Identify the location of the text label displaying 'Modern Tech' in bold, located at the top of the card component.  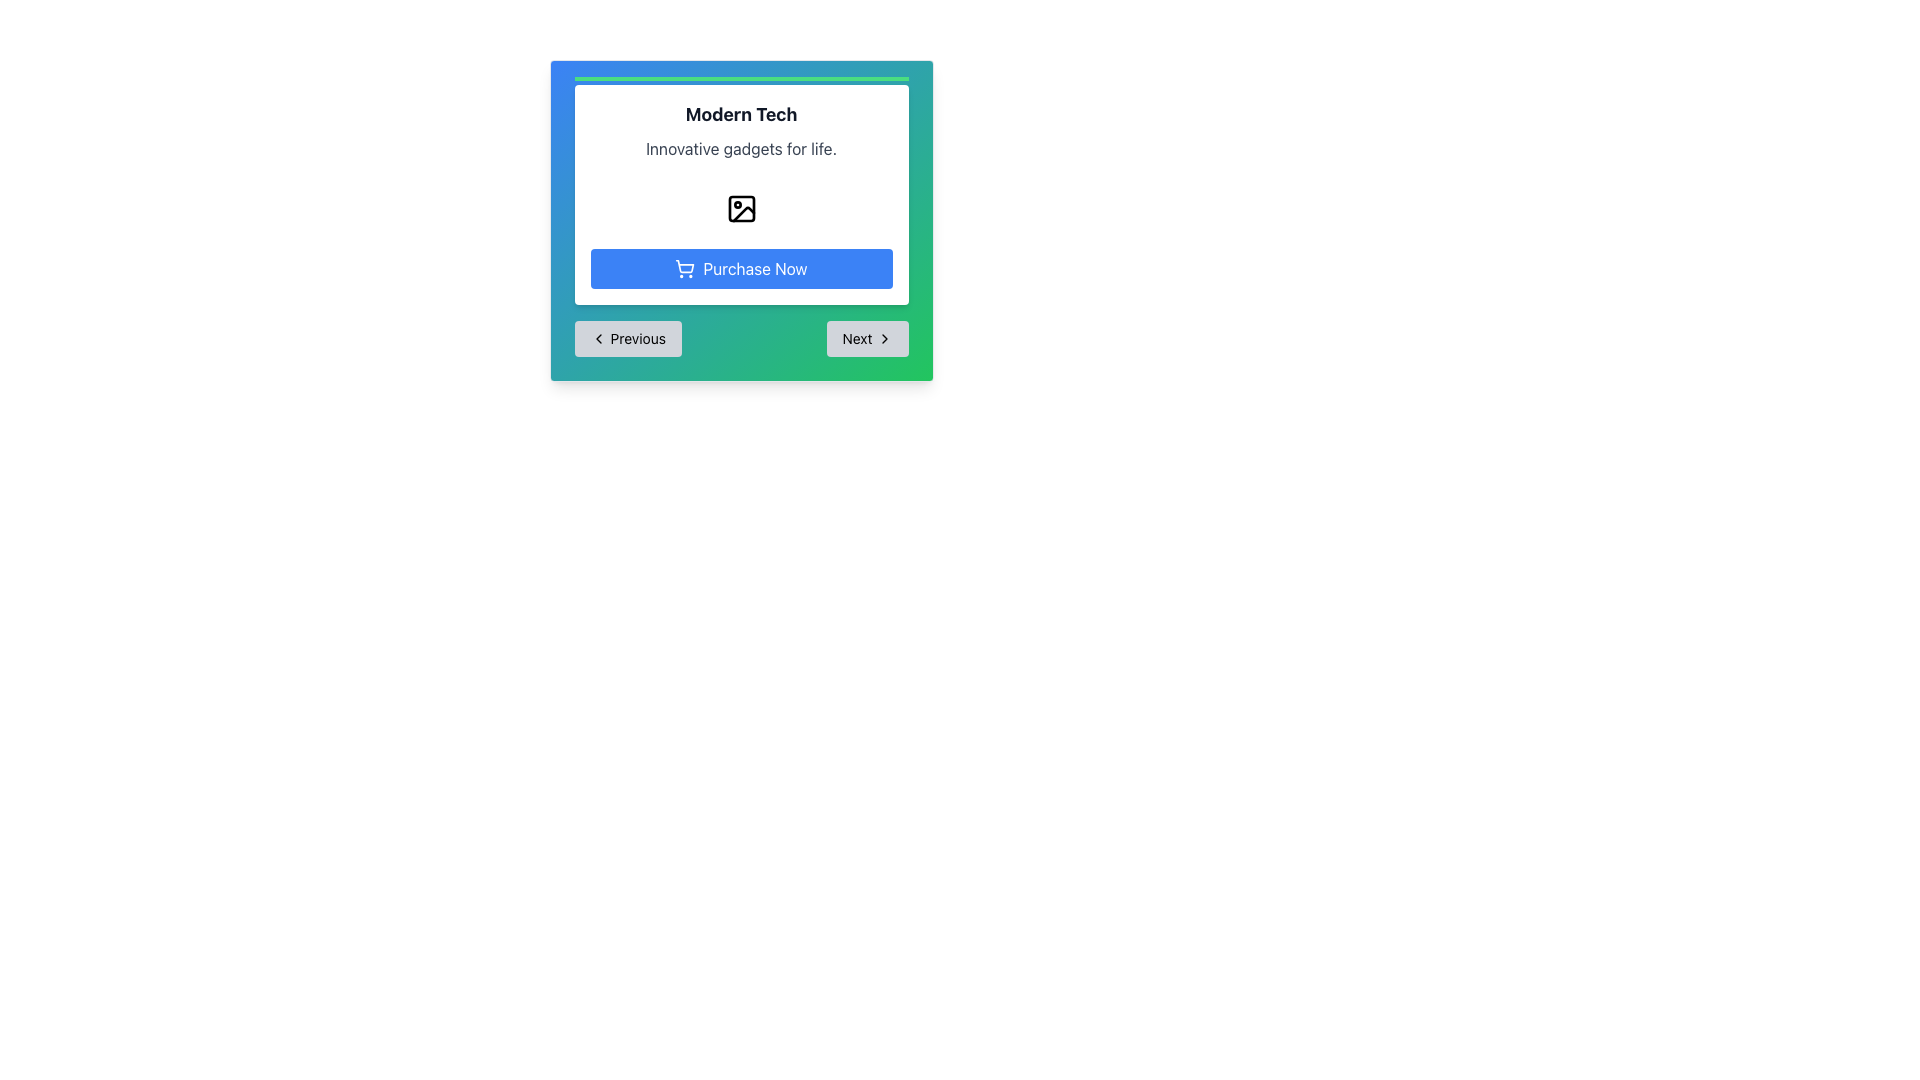
(740, 115).